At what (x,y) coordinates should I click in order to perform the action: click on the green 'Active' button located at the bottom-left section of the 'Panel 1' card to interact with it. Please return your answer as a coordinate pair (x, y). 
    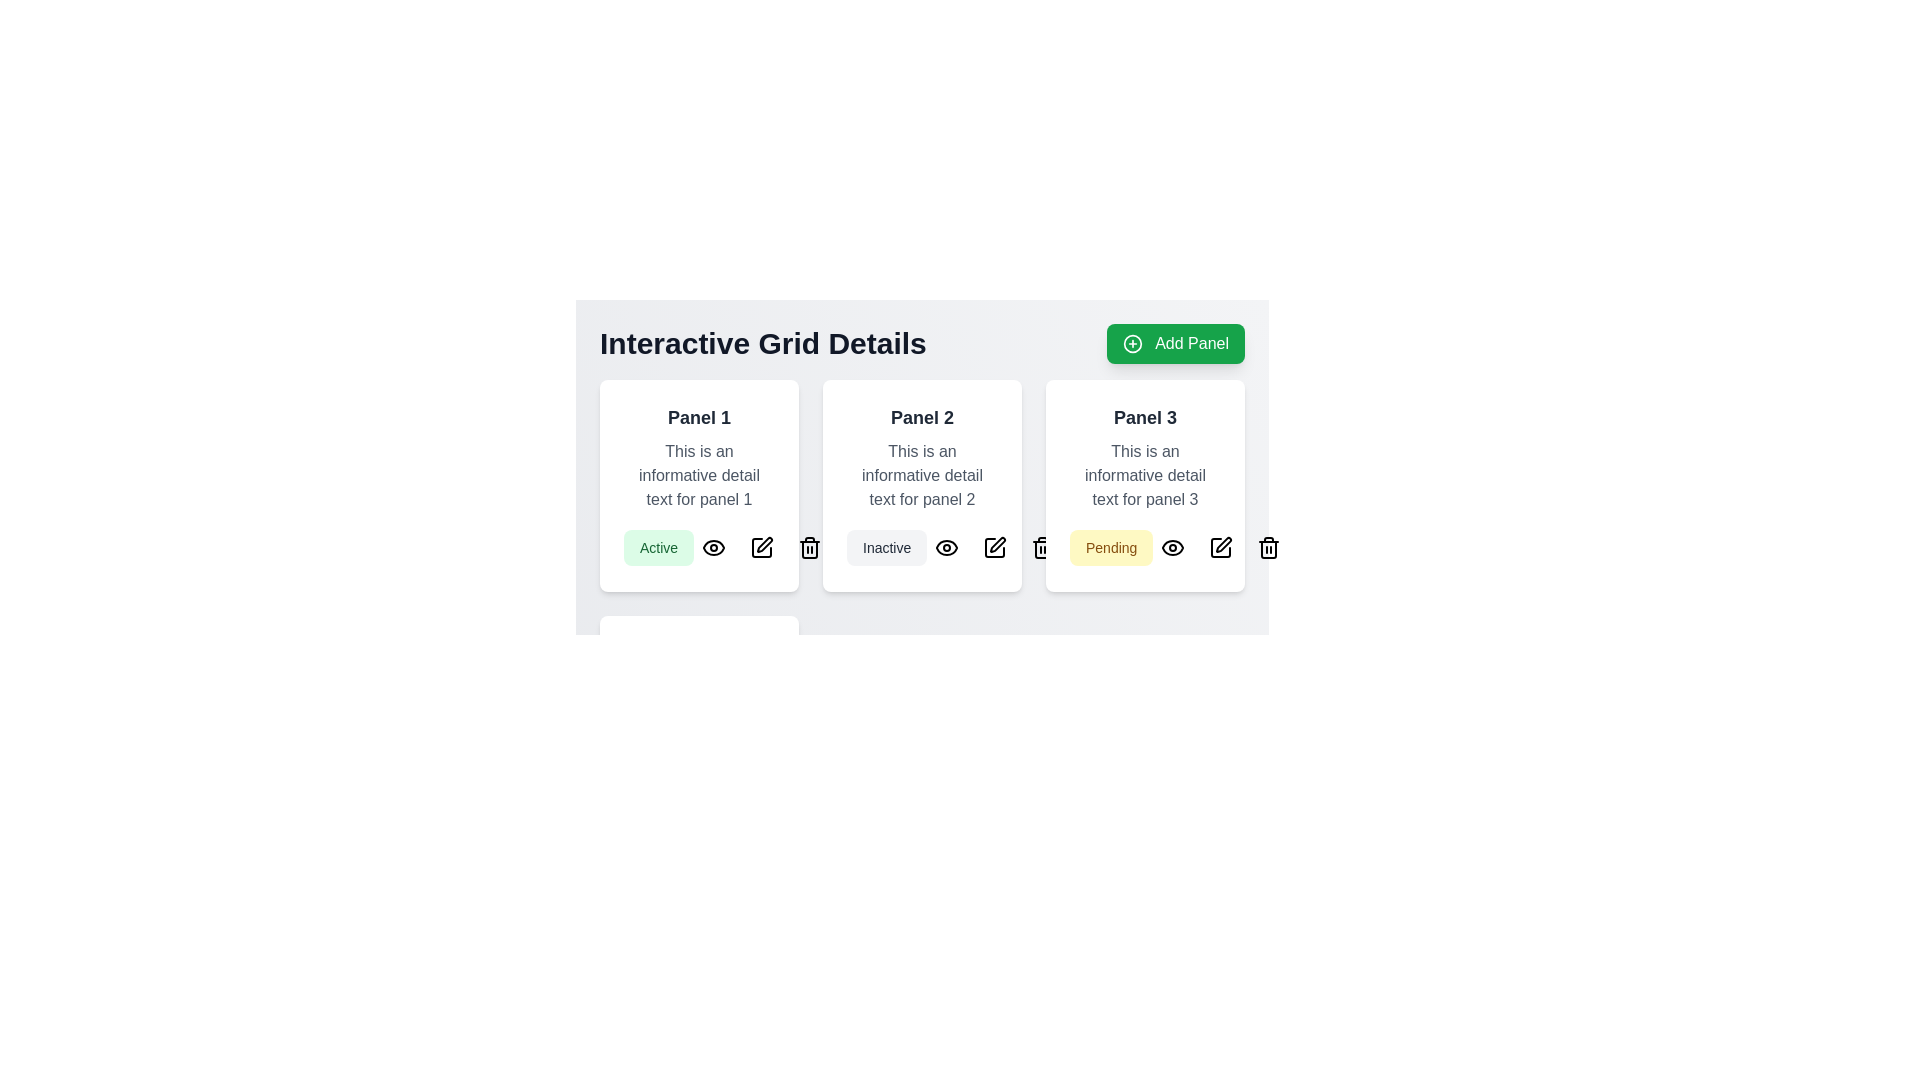
    Looking at the image, I should click on (699, 547).